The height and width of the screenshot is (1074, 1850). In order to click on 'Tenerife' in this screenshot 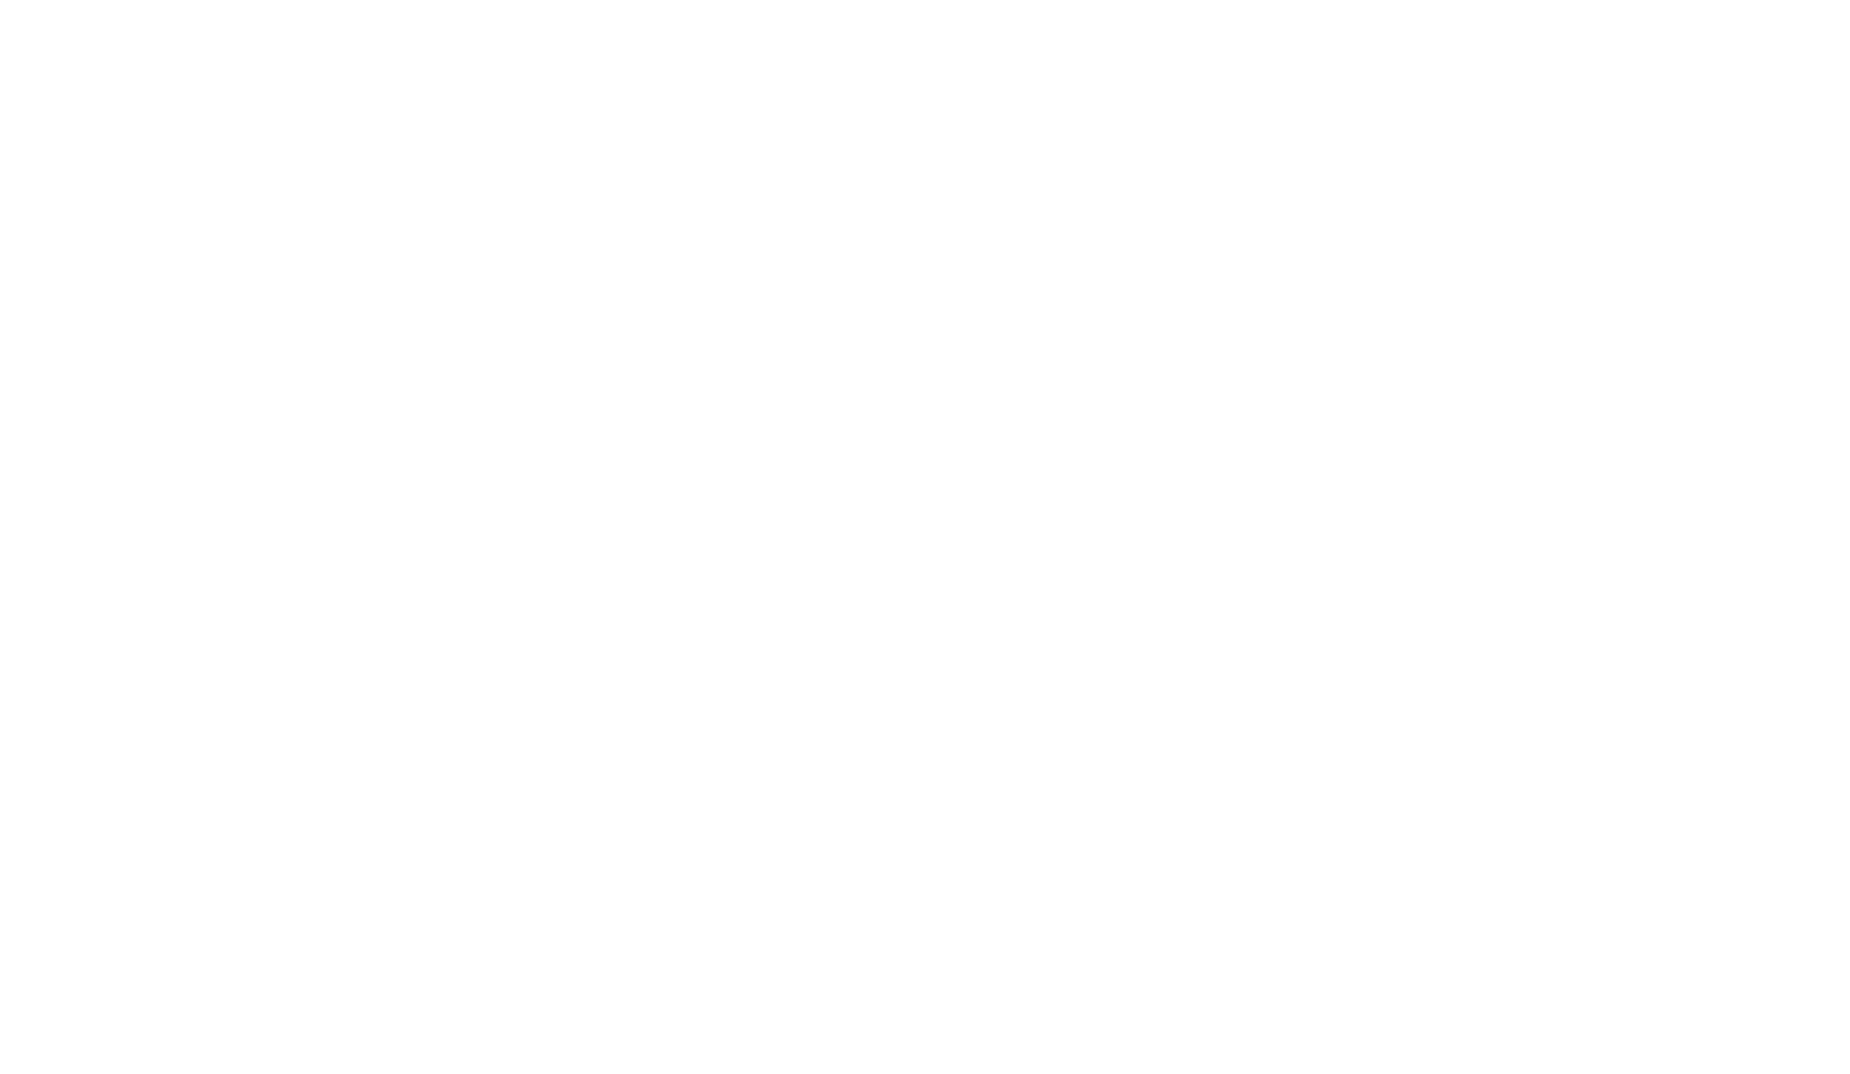, I will do `click(1403, 93)`.